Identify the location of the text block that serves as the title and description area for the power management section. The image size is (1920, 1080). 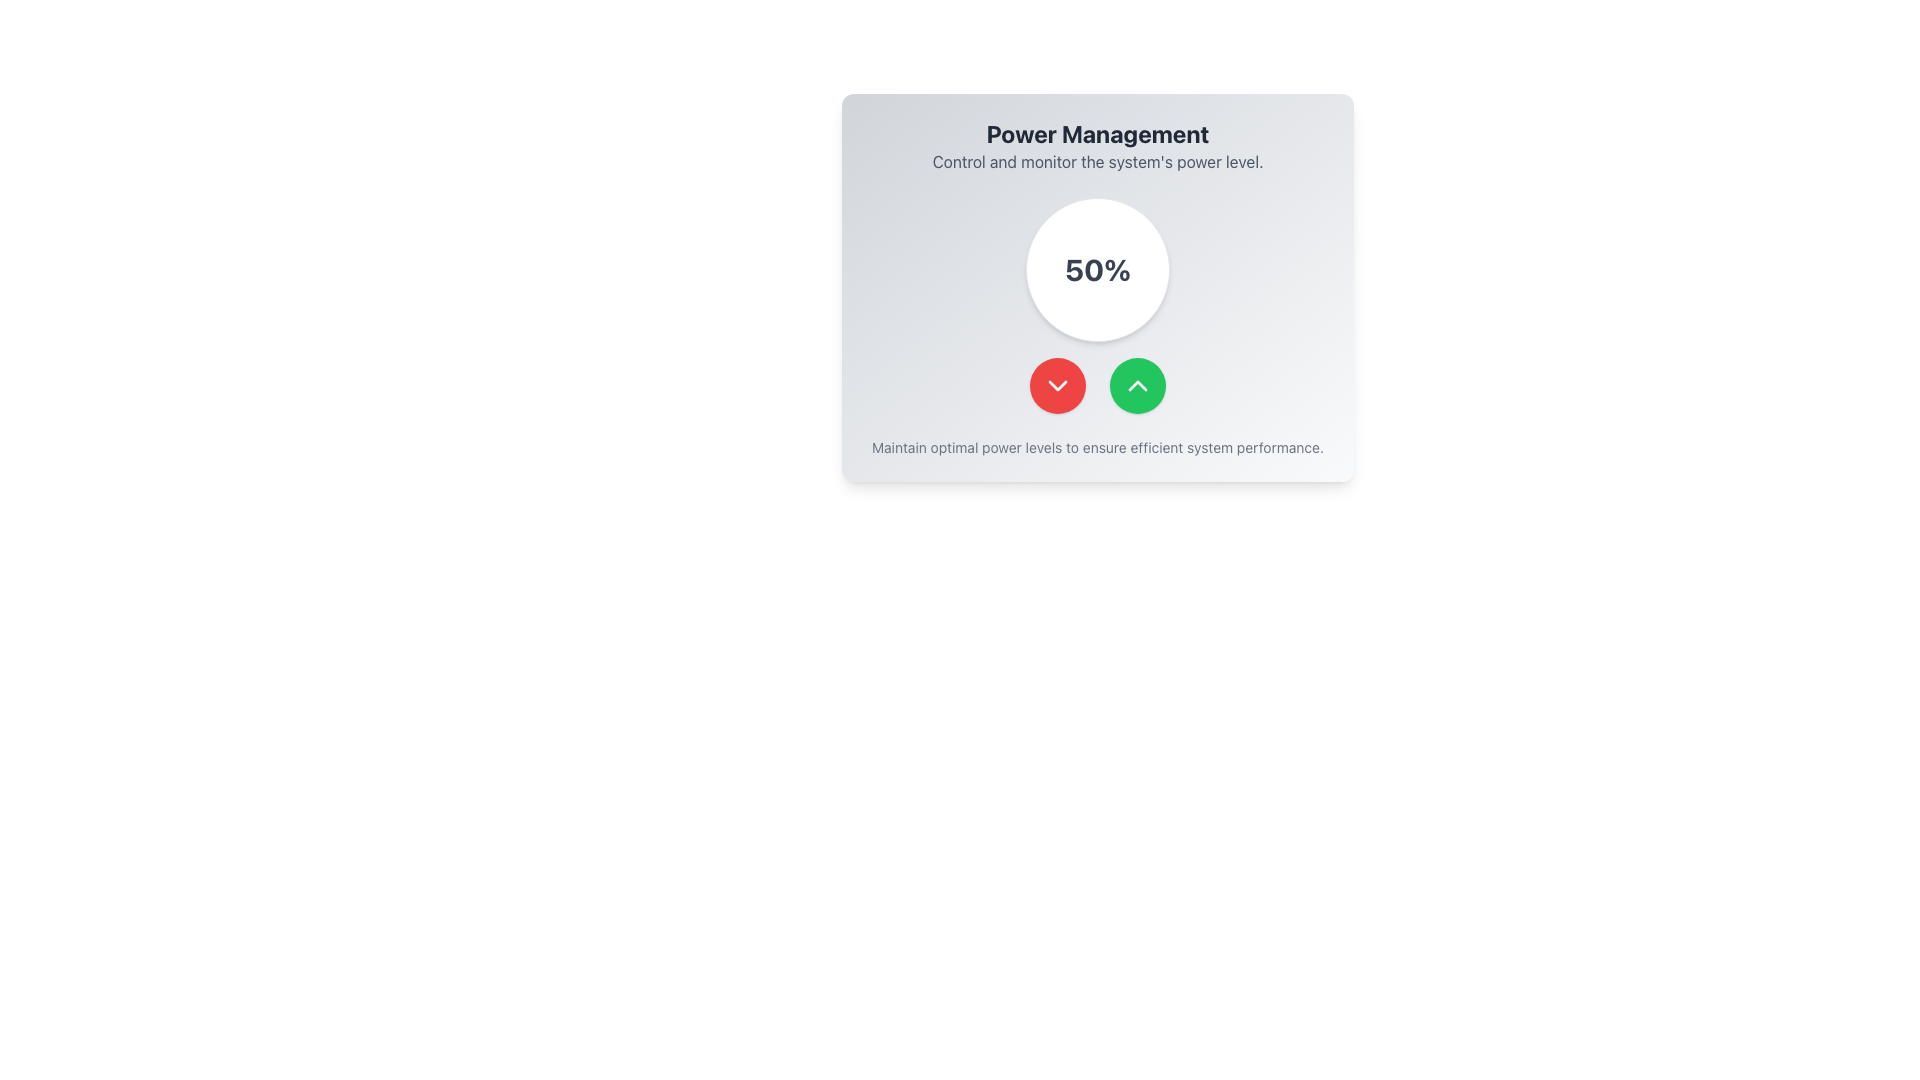
(1097, 145).